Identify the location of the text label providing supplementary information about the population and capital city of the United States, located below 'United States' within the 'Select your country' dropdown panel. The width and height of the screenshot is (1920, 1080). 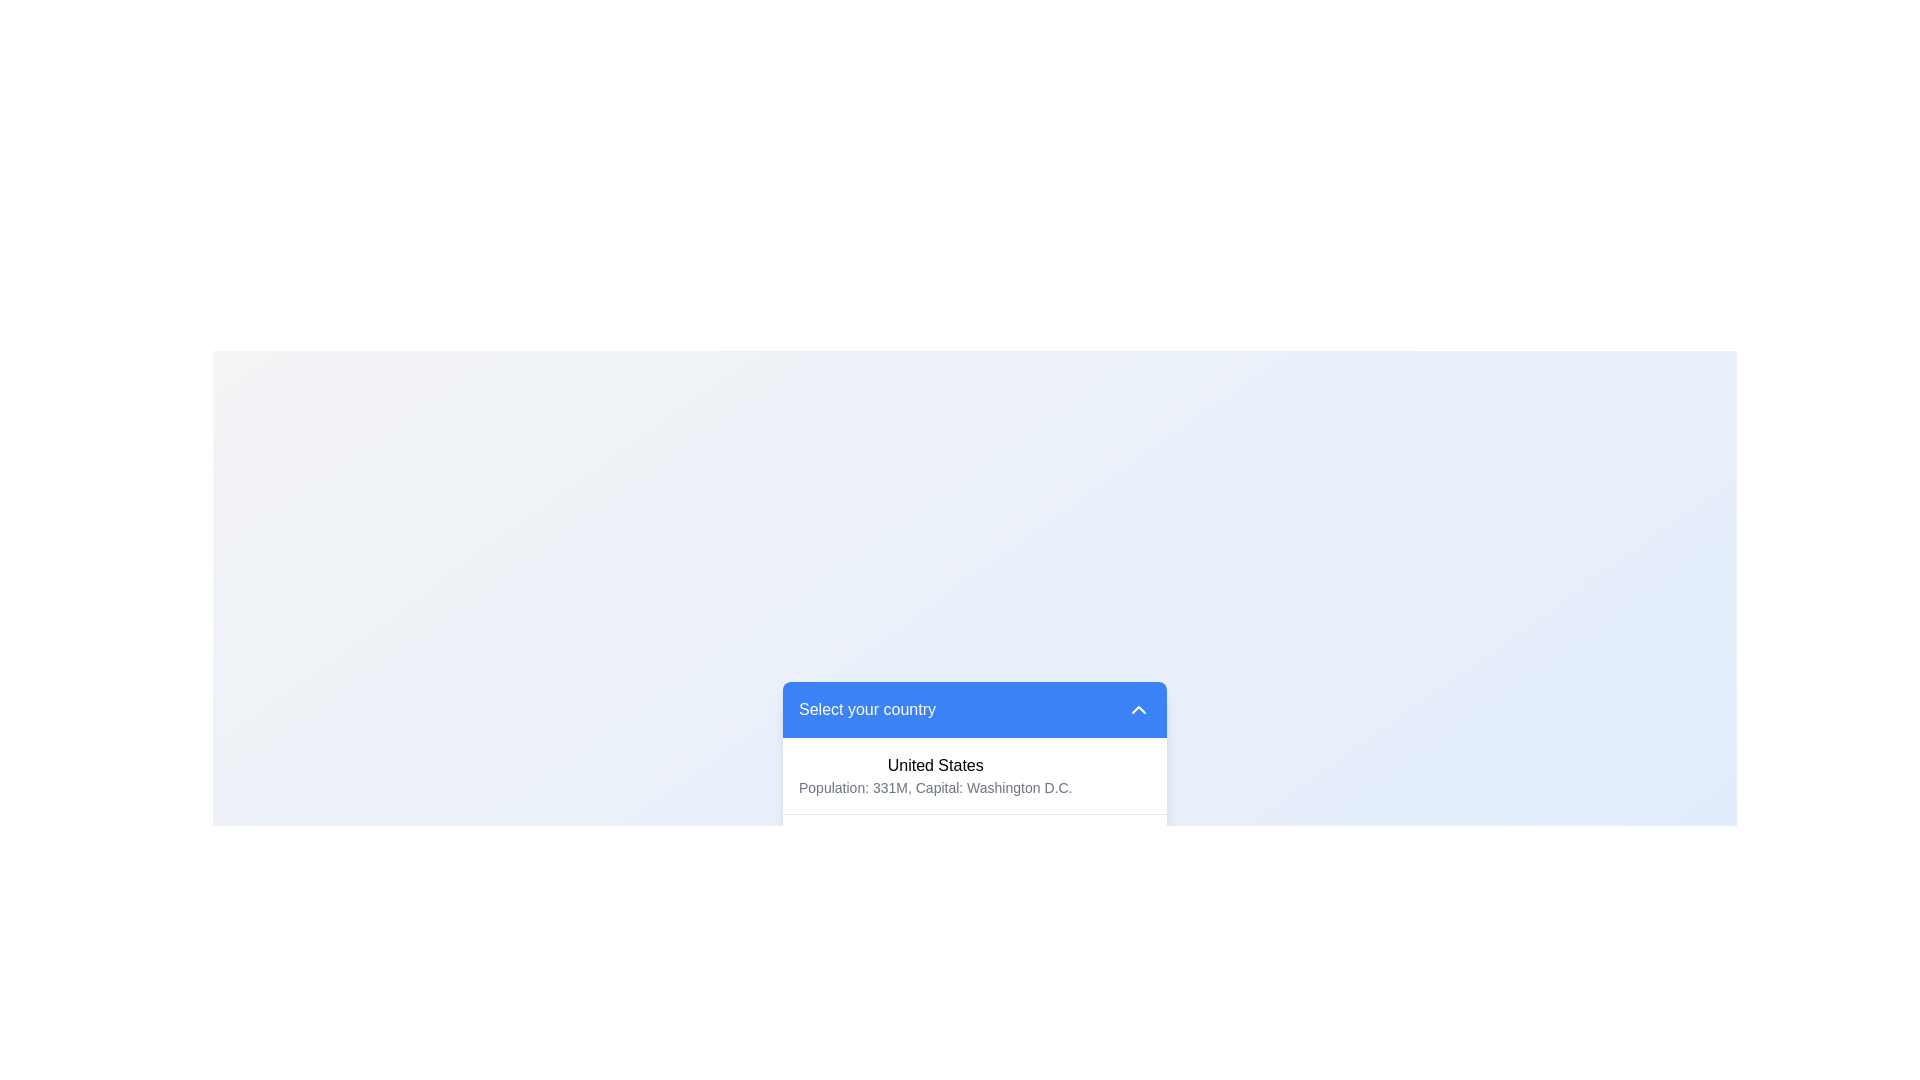
(934, 786).